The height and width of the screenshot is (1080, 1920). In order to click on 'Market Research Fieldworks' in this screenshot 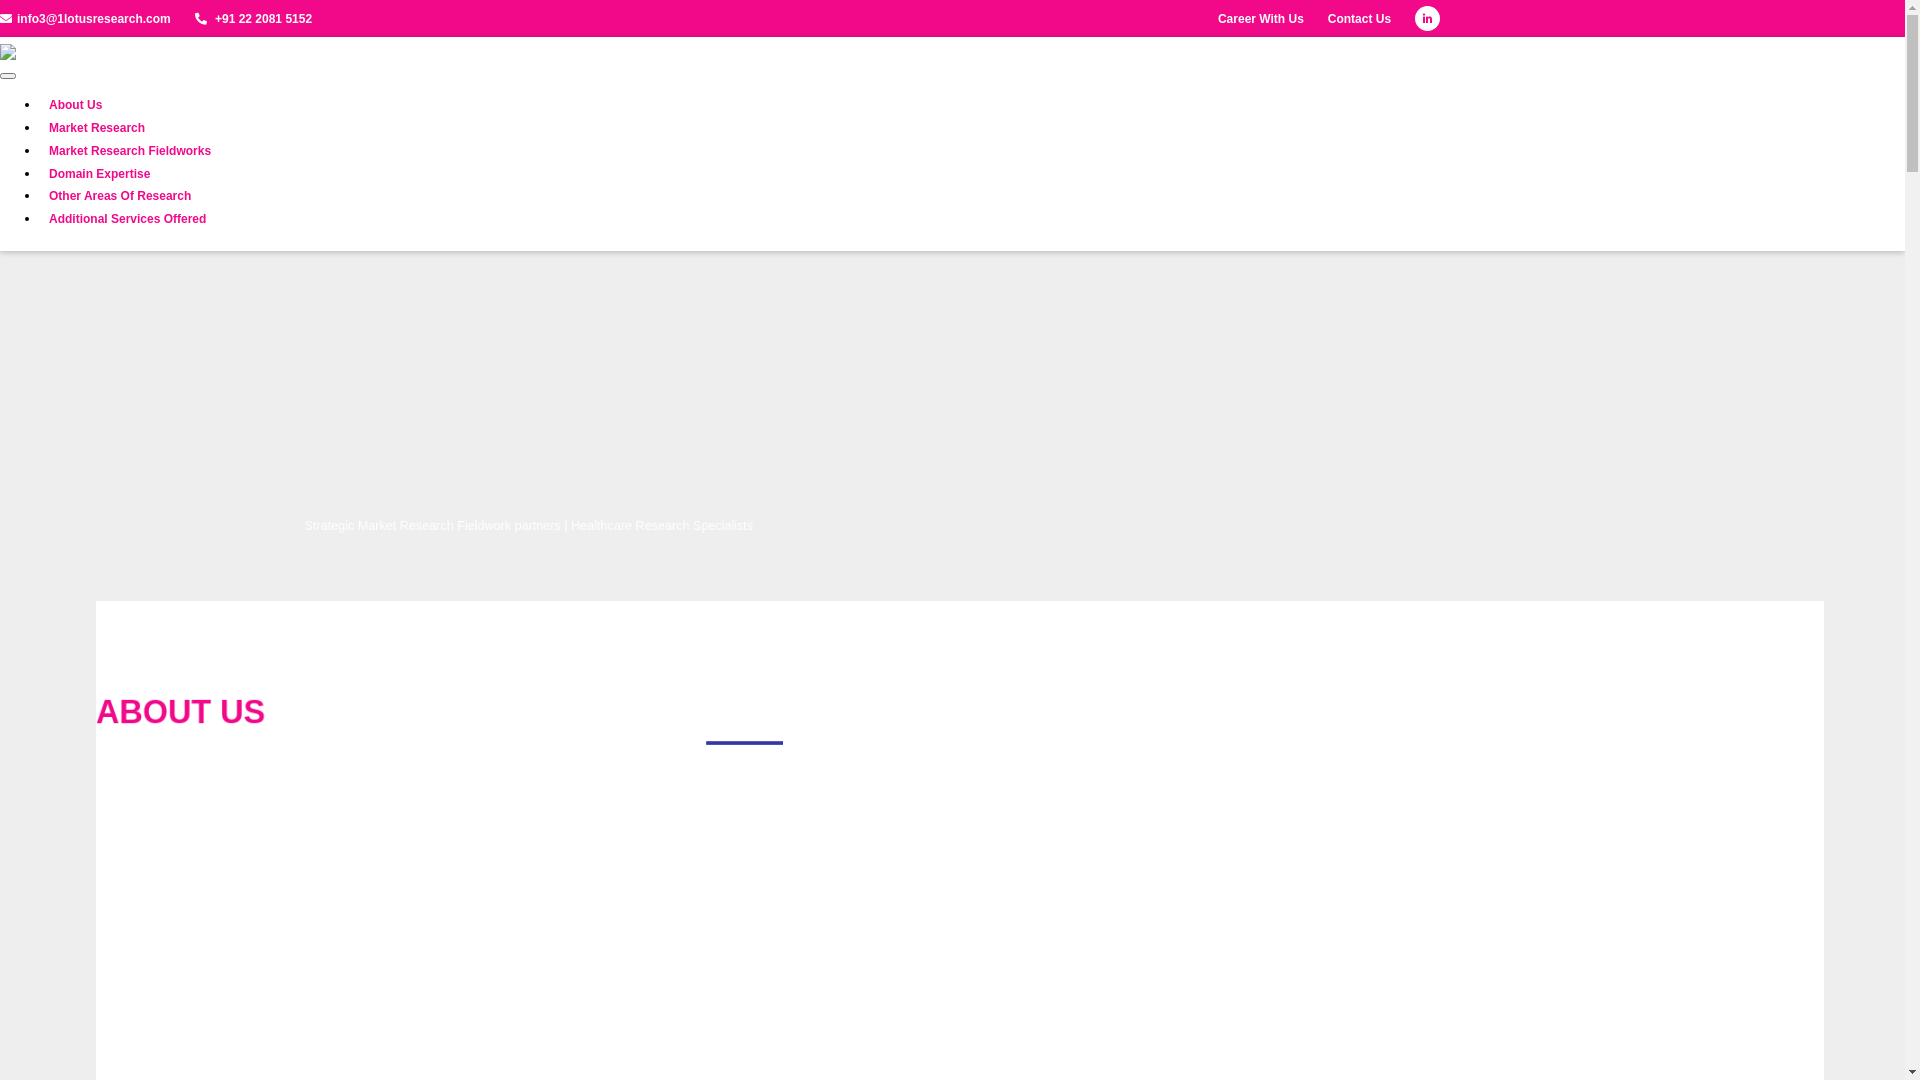, I will do `click(48, 150)`.